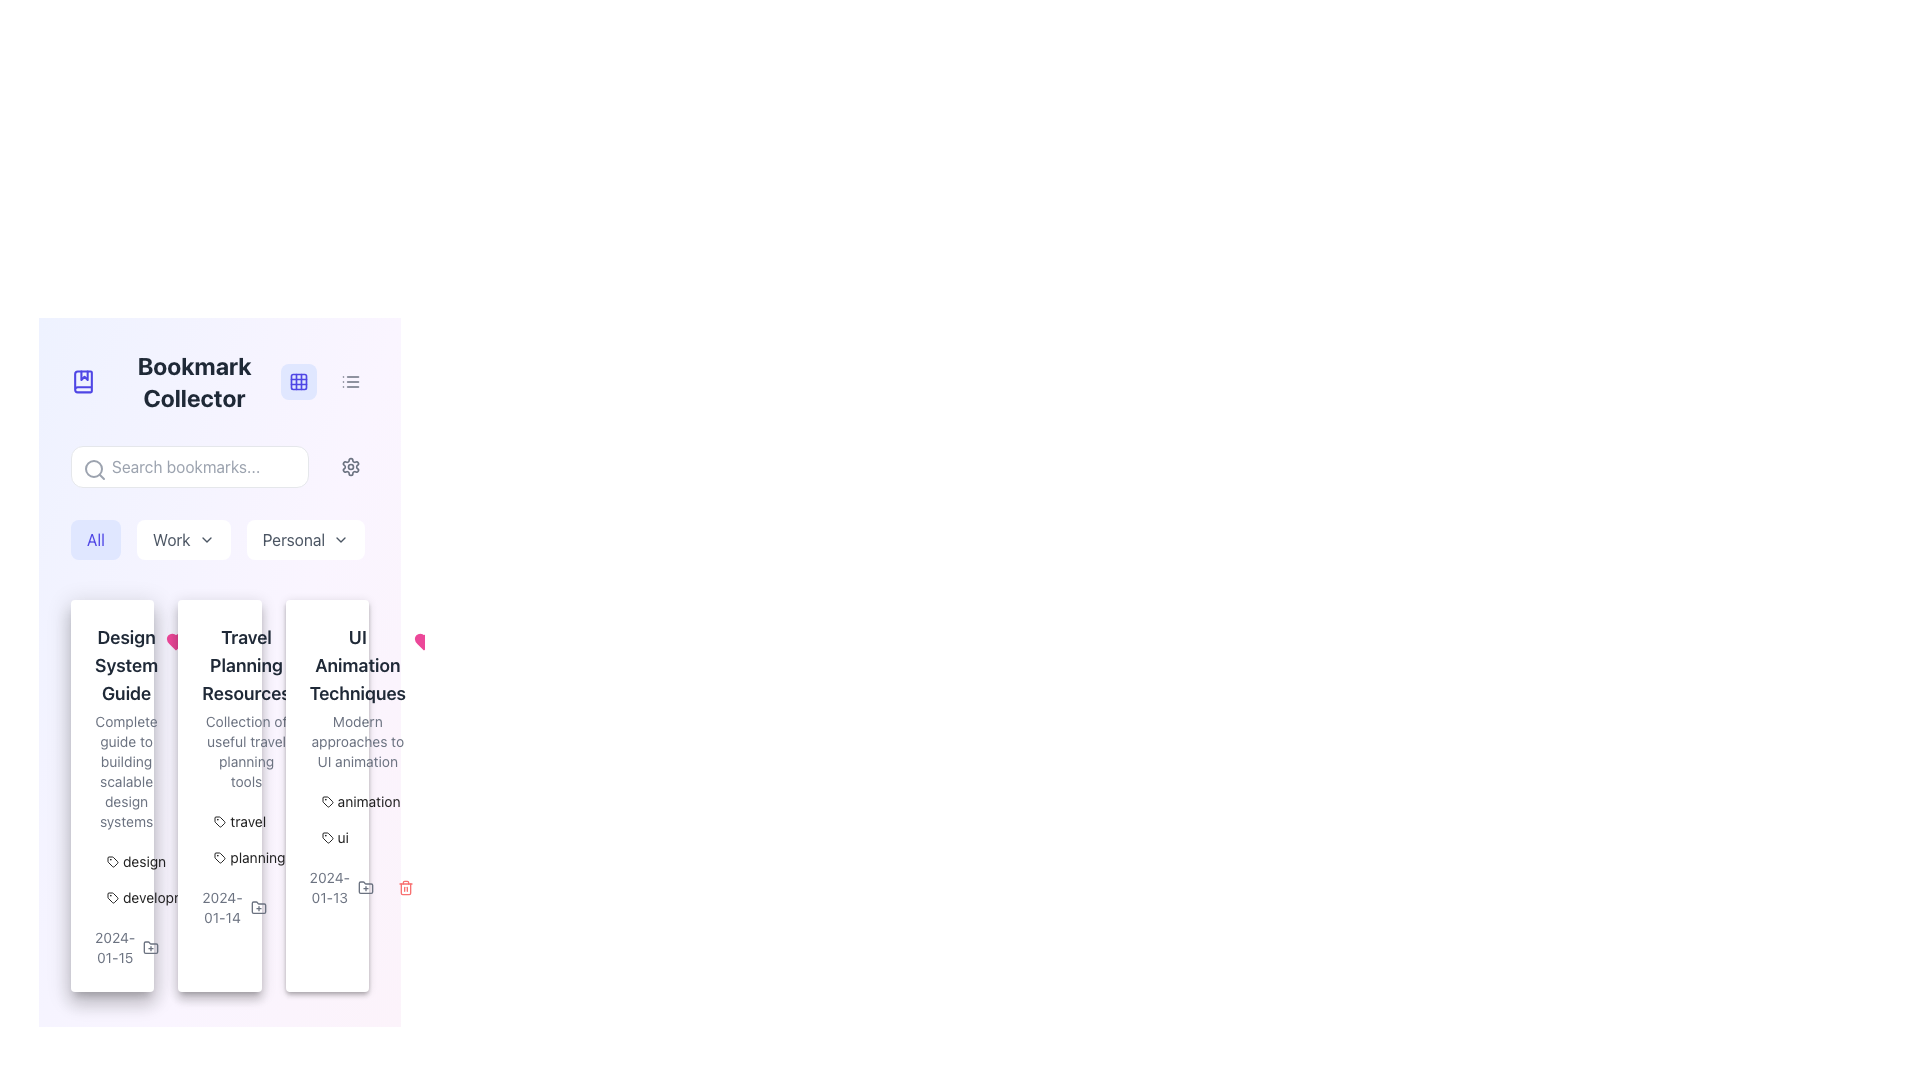  I want to click on the text label displaying the title 'Travel Planning Resources', which is centrally located within the second card of a horizontal list of cards, so click(245, 666).